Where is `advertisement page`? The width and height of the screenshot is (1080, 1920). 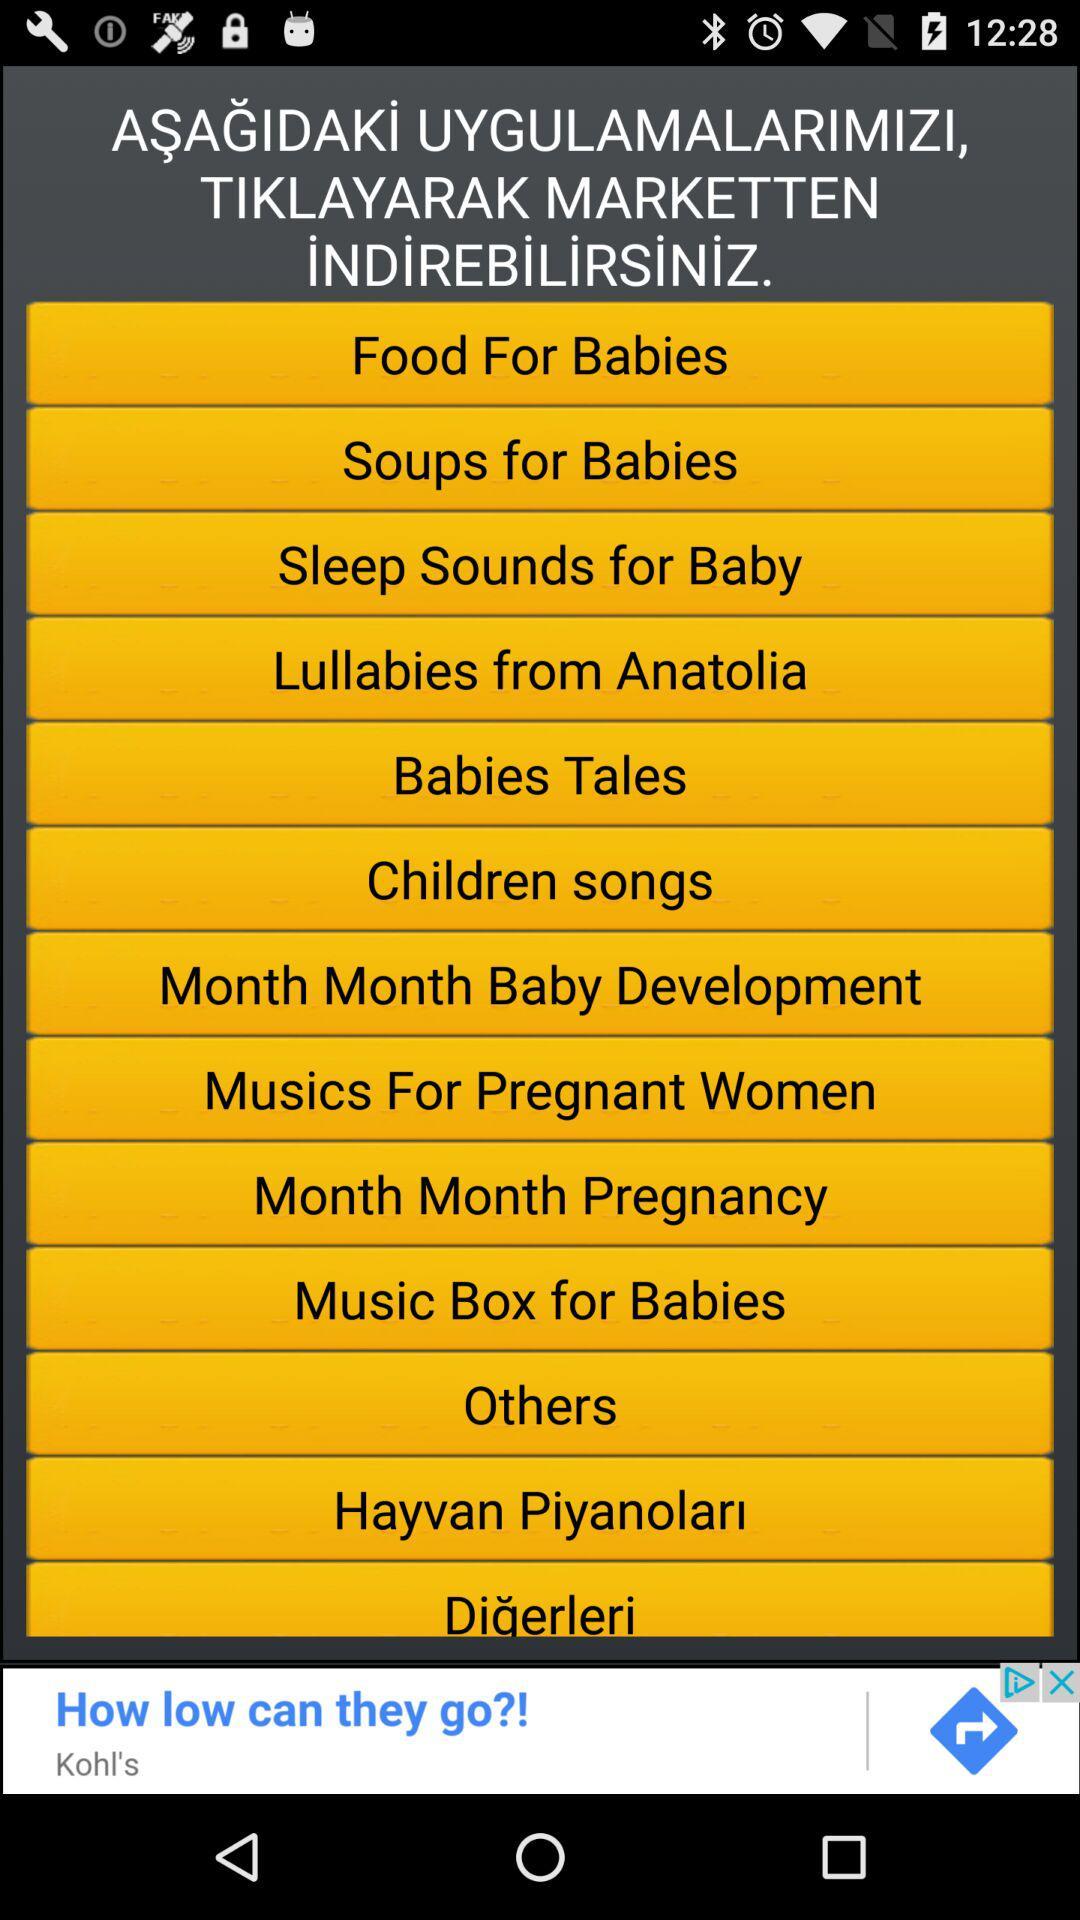 advertisement page is located at coordinates (540, 1727).